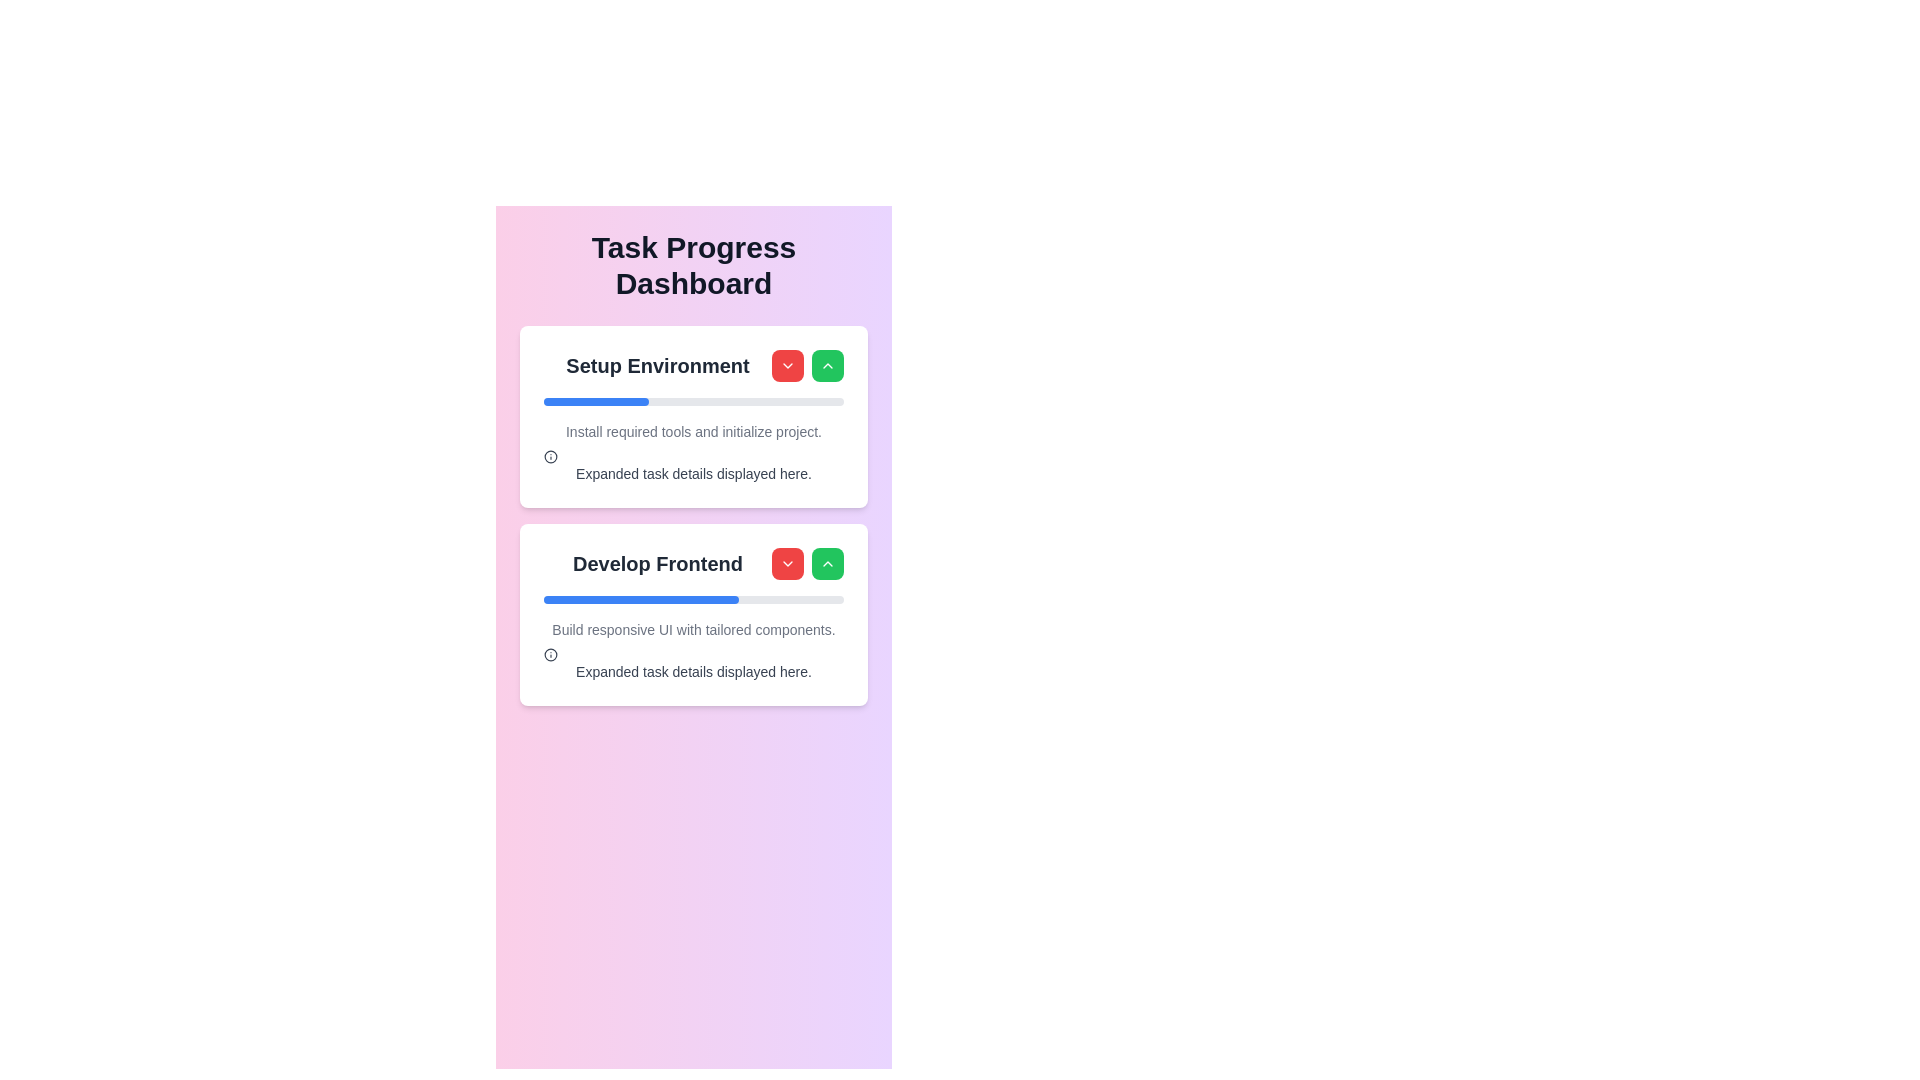 Image resolution: width=1920 pixels, height=1080 pixels. What do you see at coordinates (694, 651) in the screenshot?
I see `the detailed textual content block that provides information about the 'Develop Frontend' task, located below the progress bar` at bounding box center [694, 651].